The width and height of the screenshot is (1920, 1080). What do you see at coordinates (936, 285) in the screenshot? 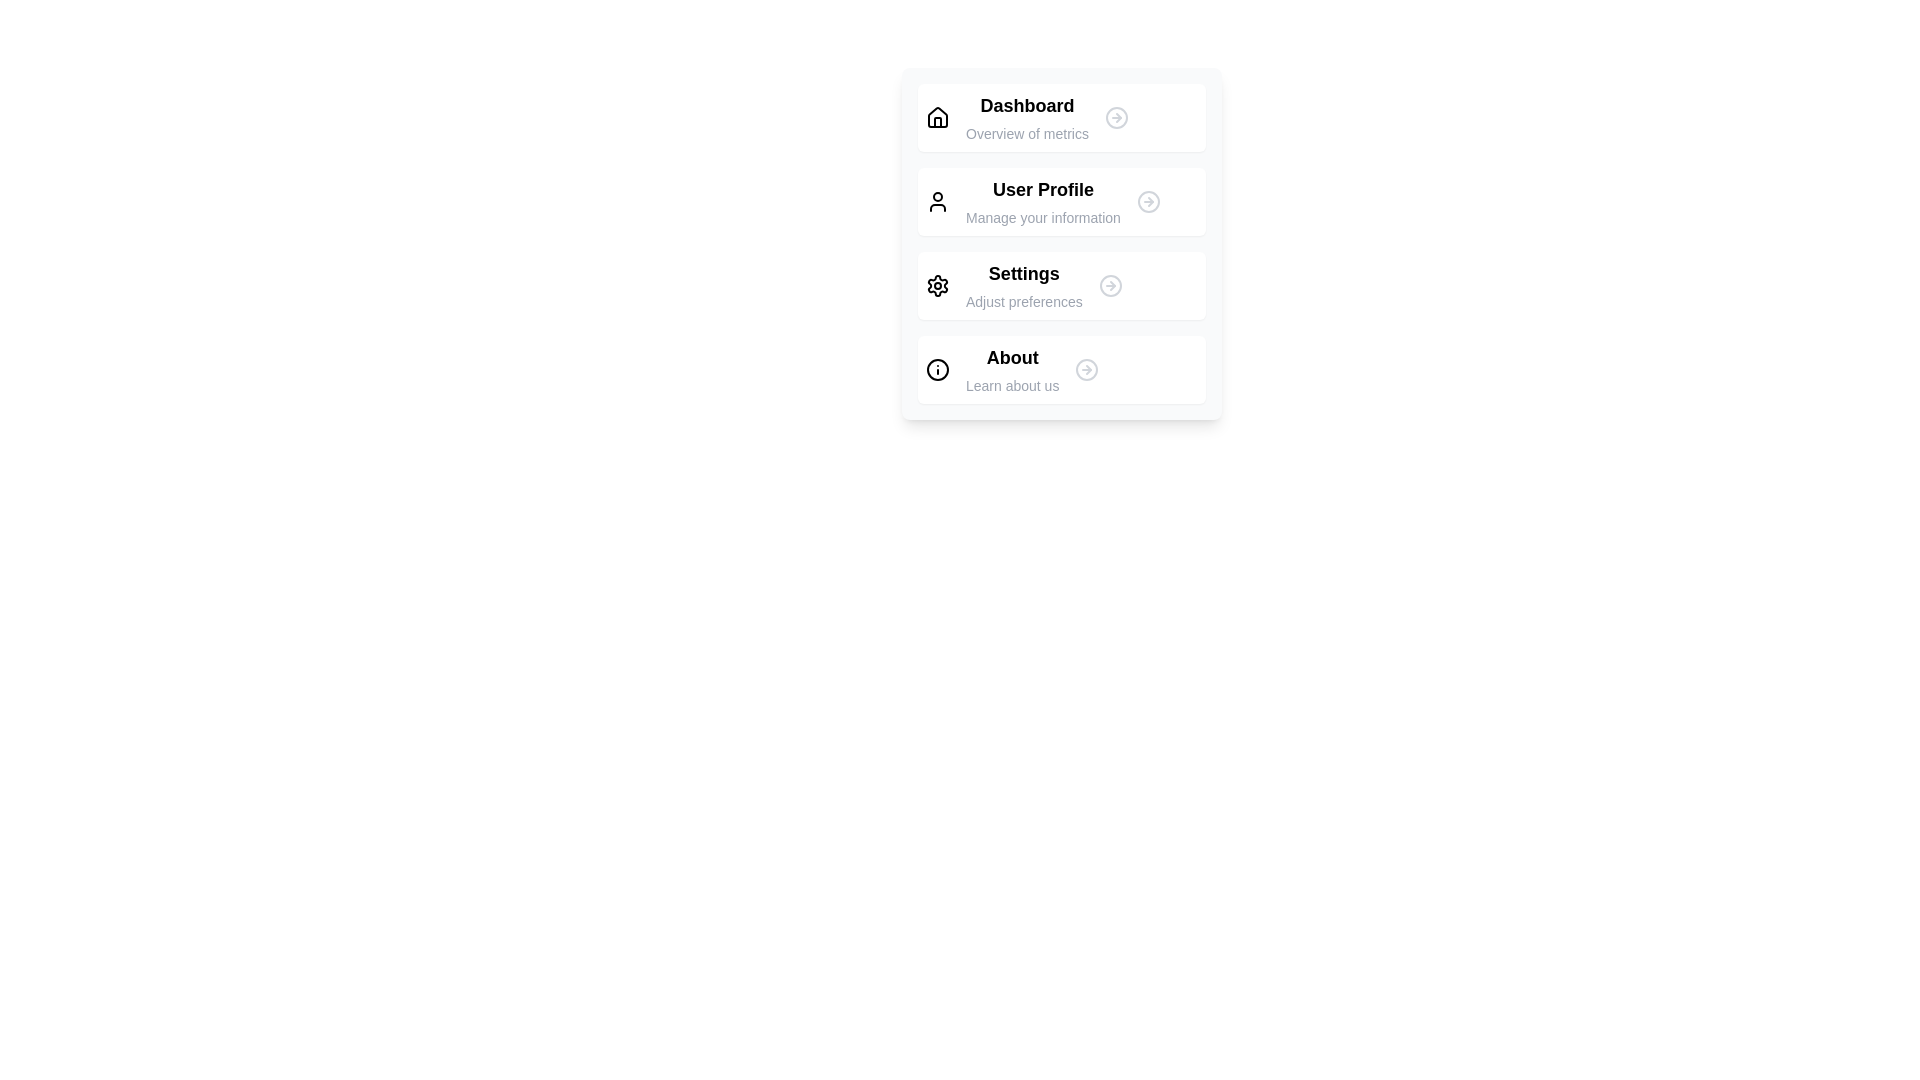
I see `the gear icon indicating settings, which is the first item in the vertical list of the 'Settings' menu entry` at bounding box center [936, 285].